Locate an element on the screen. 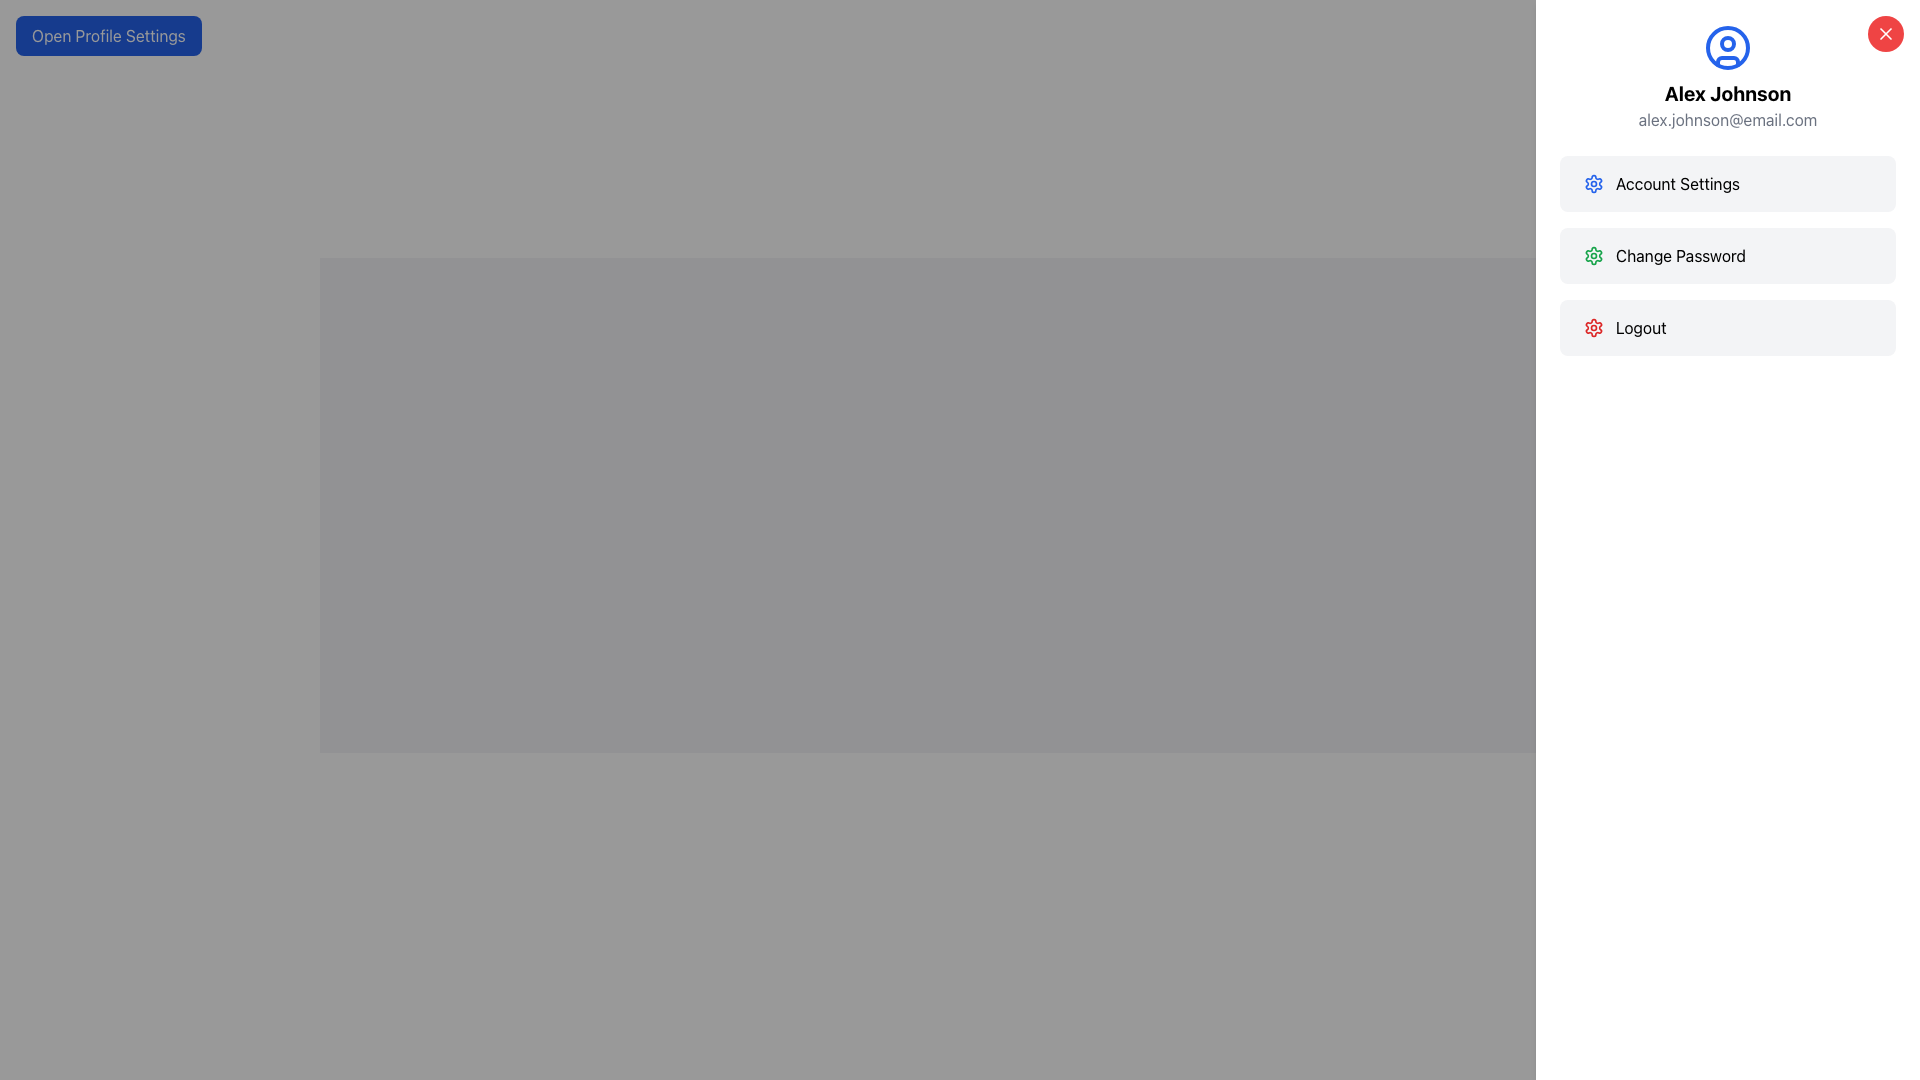 This screenshot has width=1920, height=1080. the logout button is located at coordinates (1727, 326).